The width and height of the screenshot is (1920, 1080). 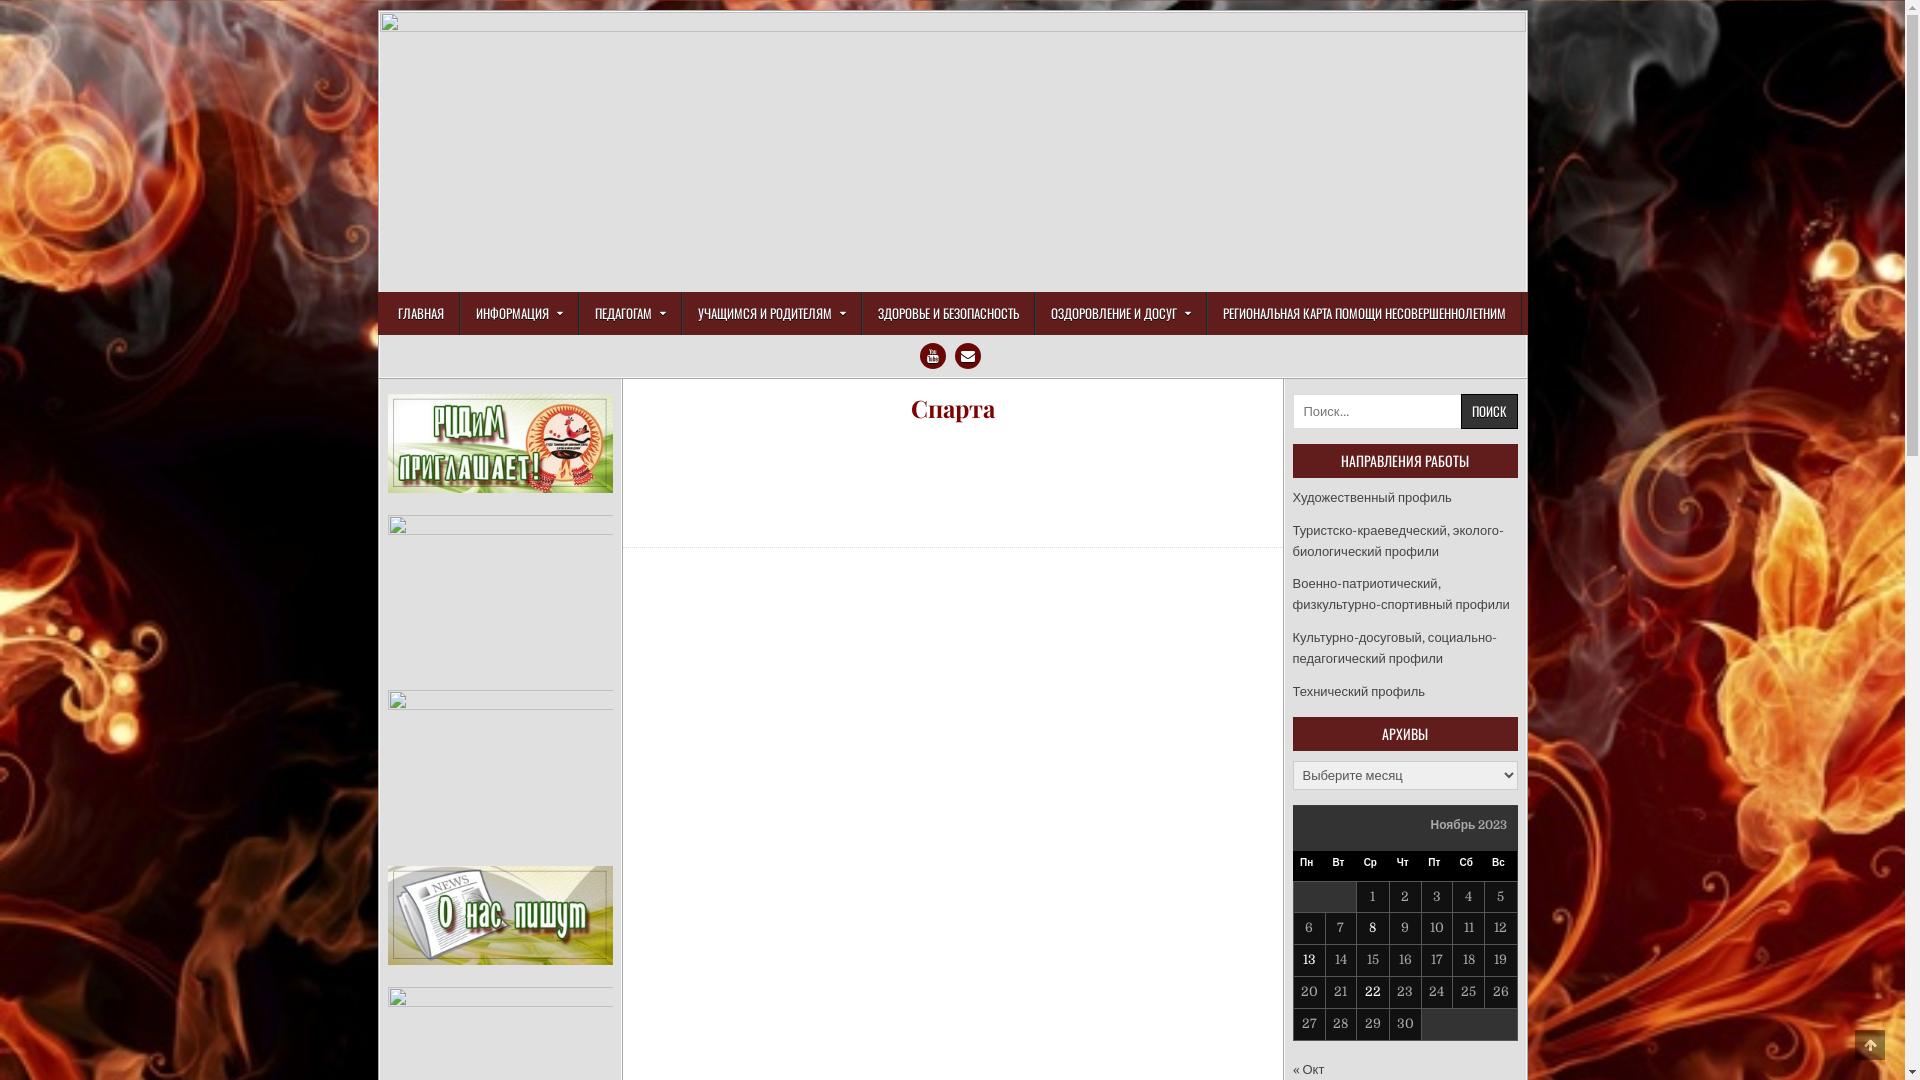 What do you see at coordinates (931, 354) in the screenshot?
I see `'Youtube'` at bounding box center [931, 354].